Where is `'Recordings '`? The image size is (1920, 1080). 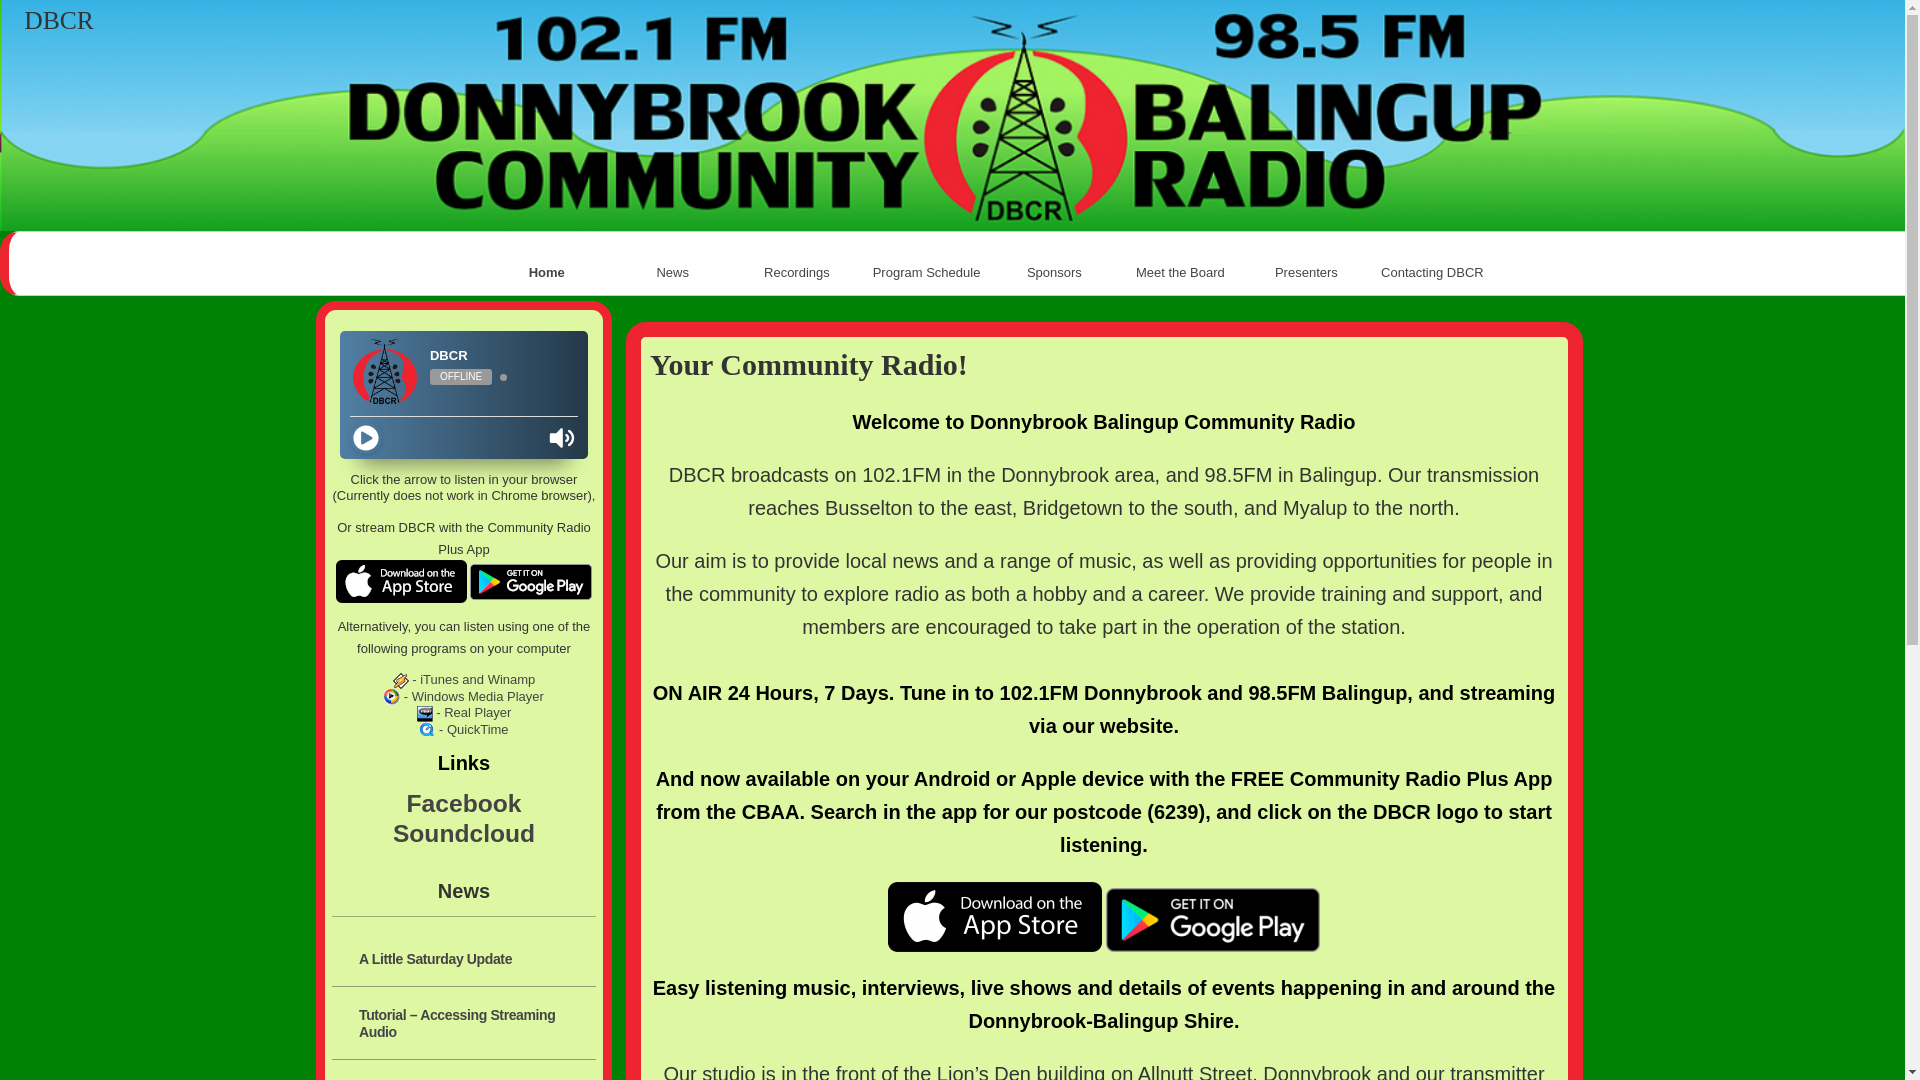 'Recordings ' is located at coordinates (797, 273).